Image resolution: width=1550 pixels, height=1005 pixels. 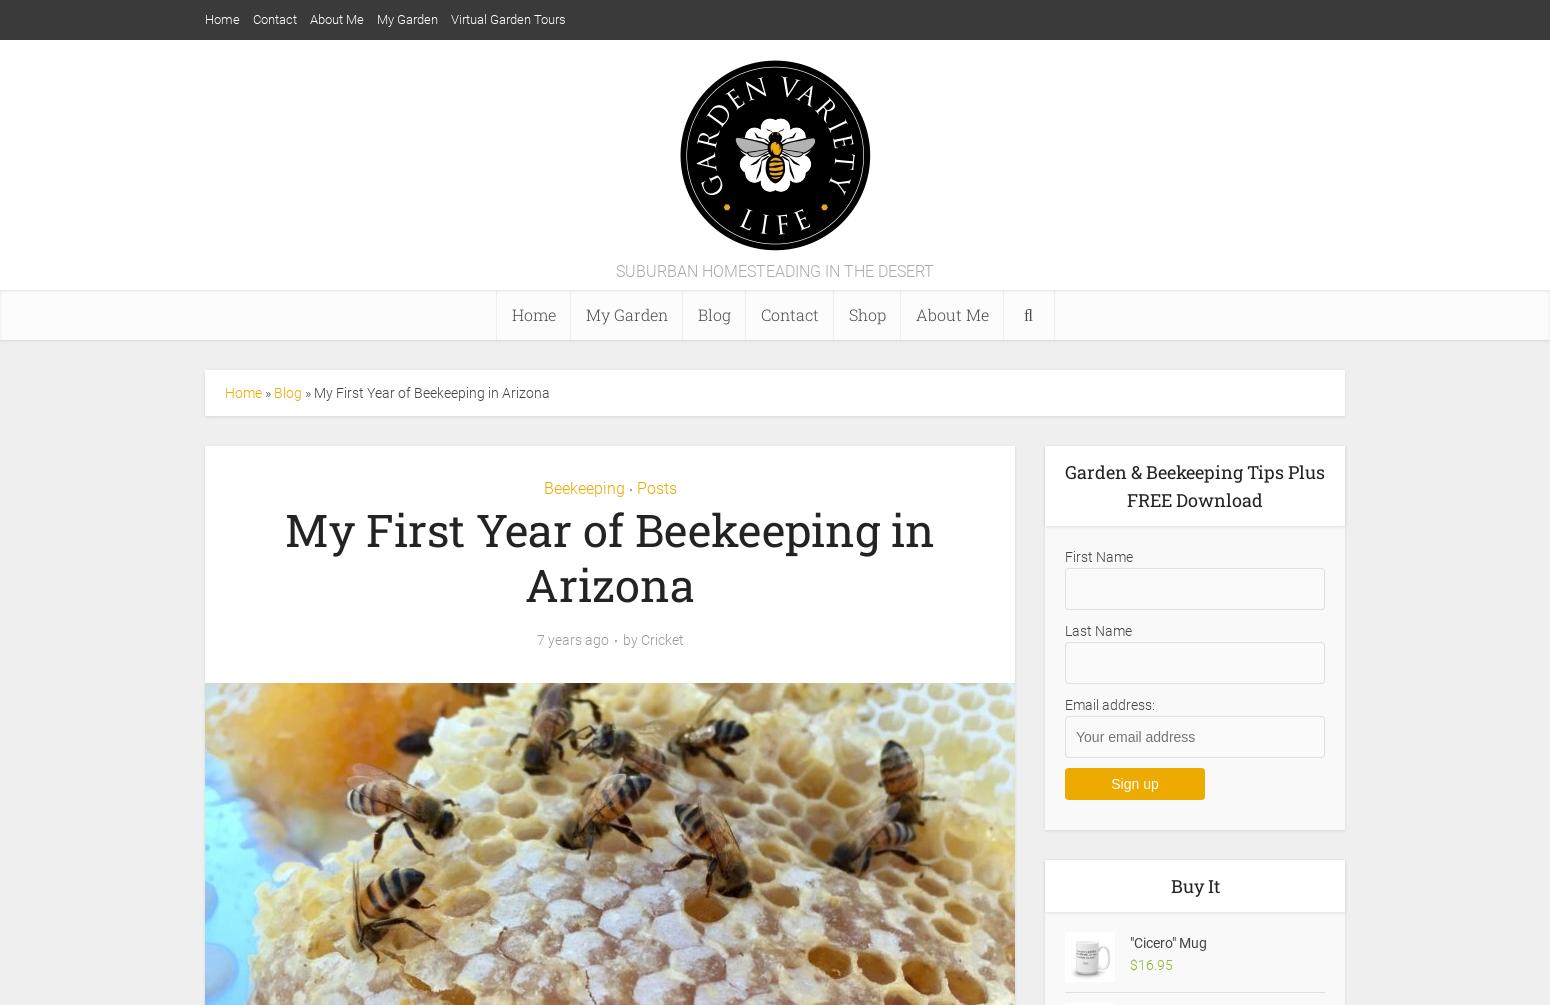 I want to click on '$', so click(x=1132, y=964).